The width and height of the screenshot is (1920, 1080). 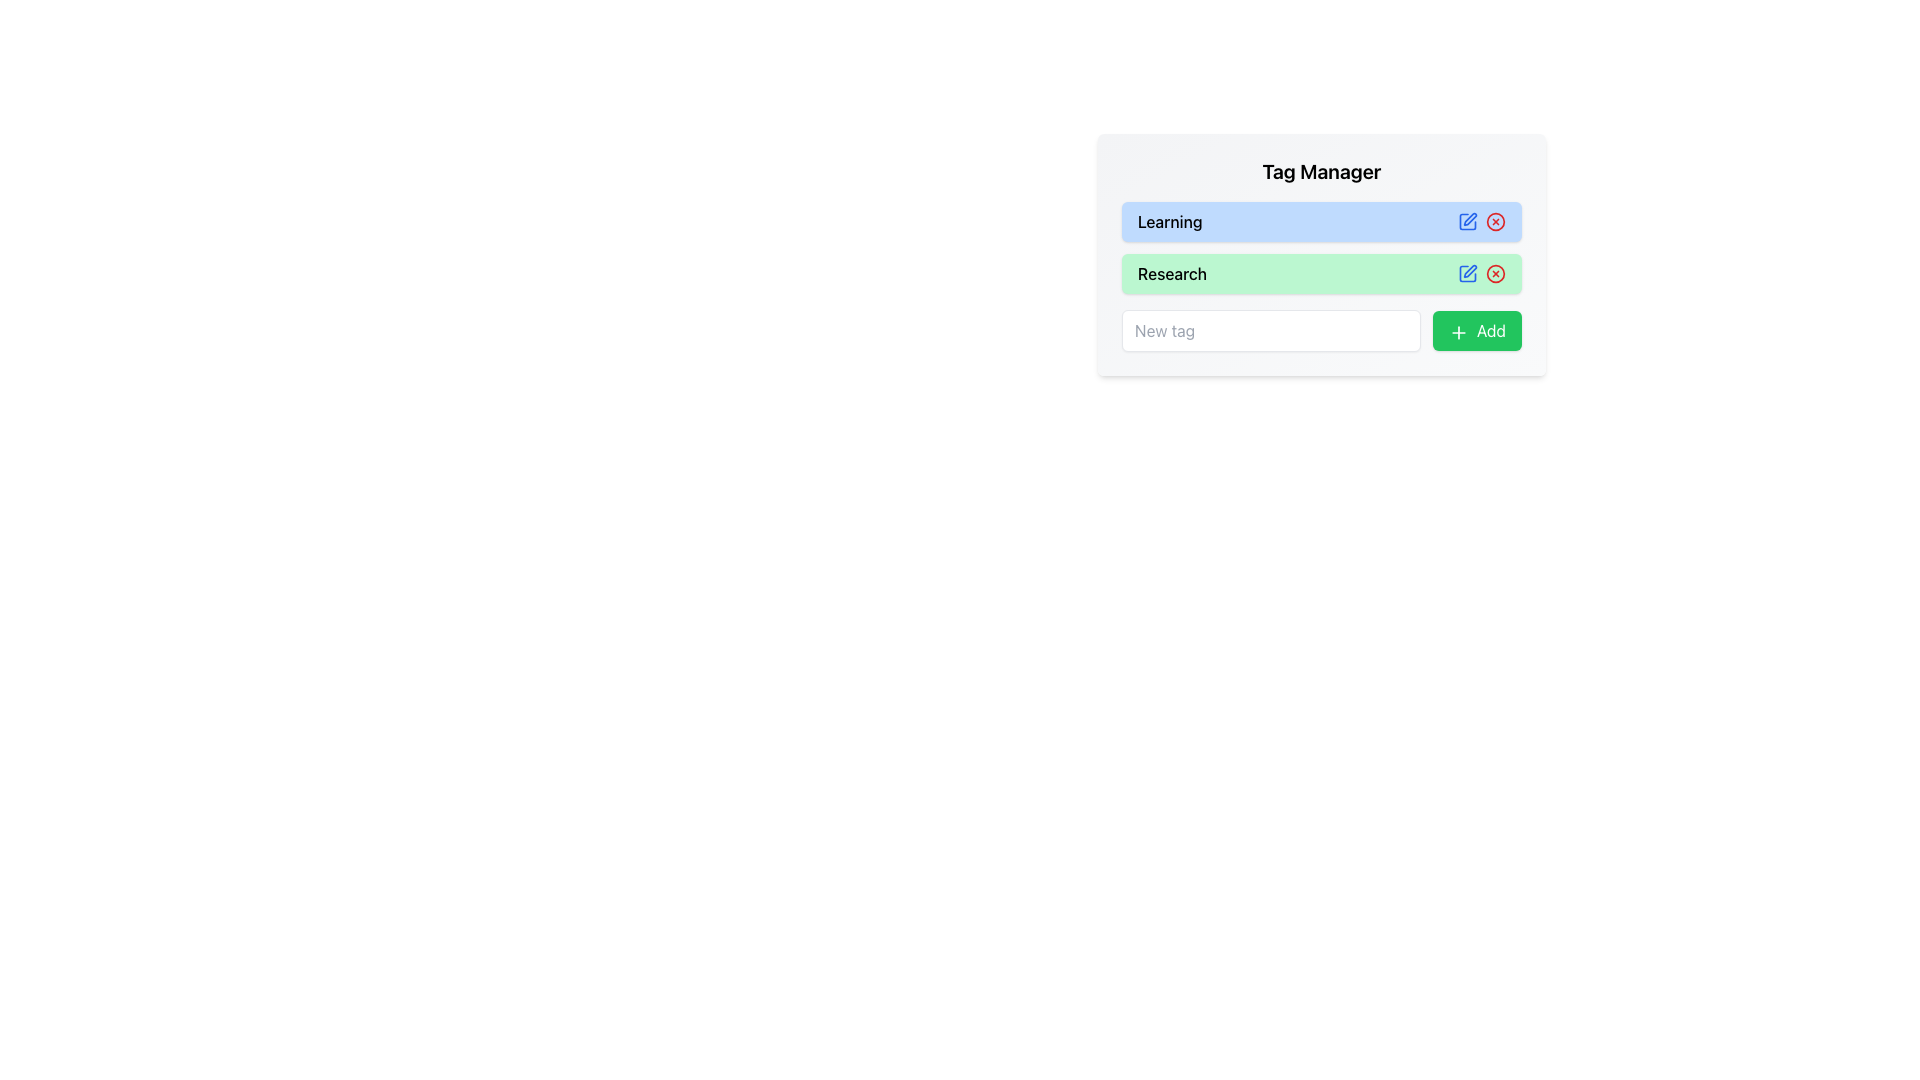 I want to click on the green button with rounded edges labeled 'Add' to observe its hover effect, so click(x=1477, y=330).